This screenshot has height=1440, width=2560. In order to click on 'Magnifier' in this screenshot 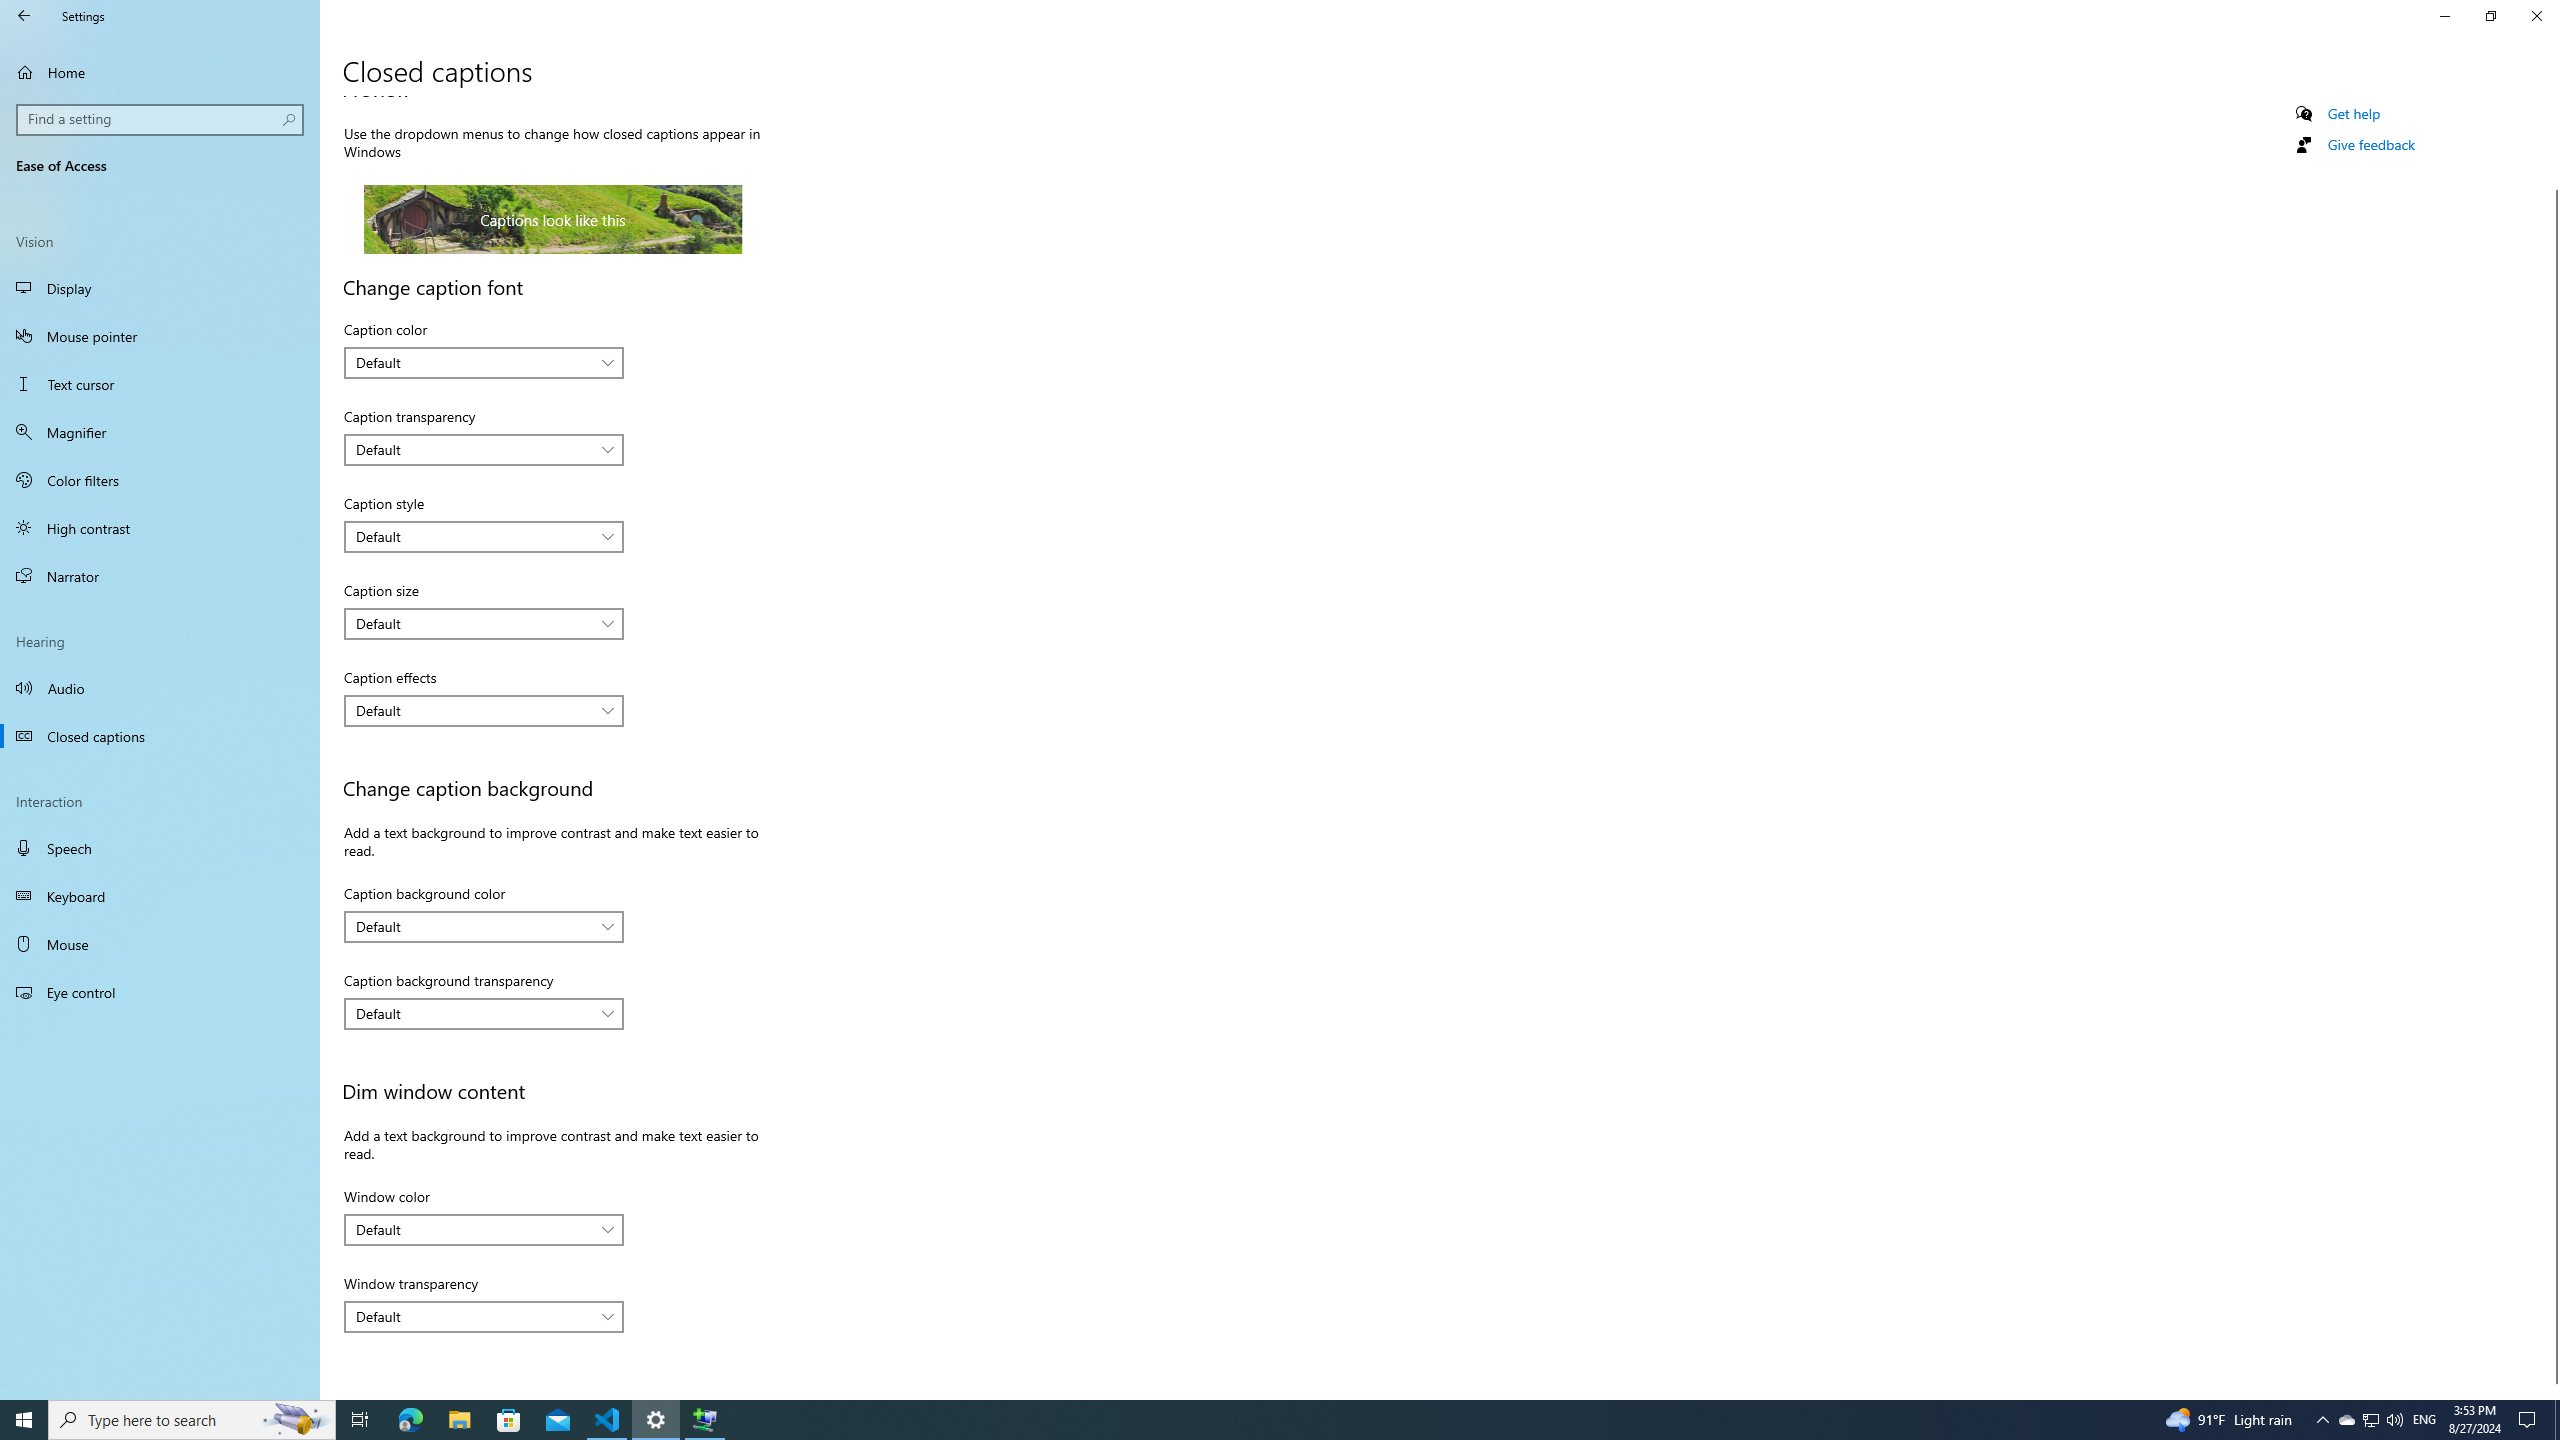, I will do `click(159, 432)`.